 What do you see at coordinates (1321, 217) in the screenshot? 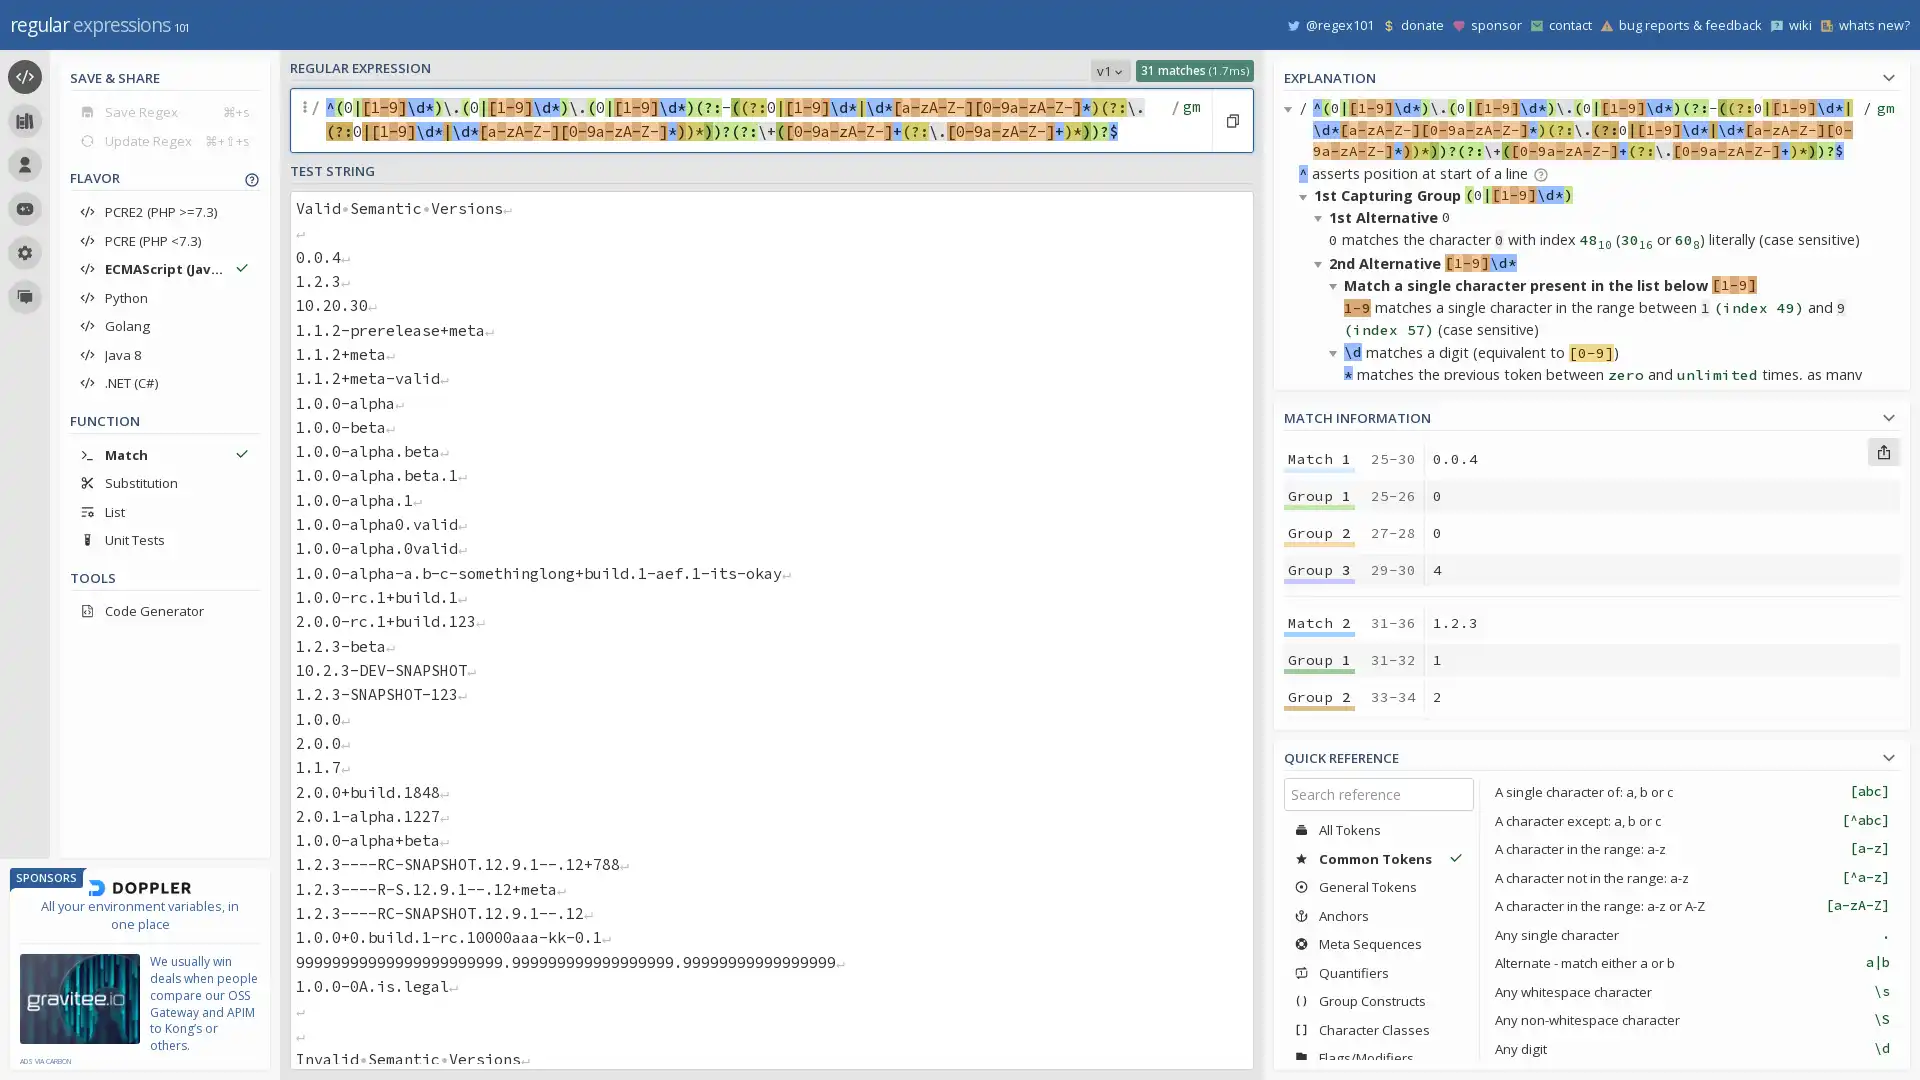
I see `Collapse Subtree` at bounding box center [1321, 217].